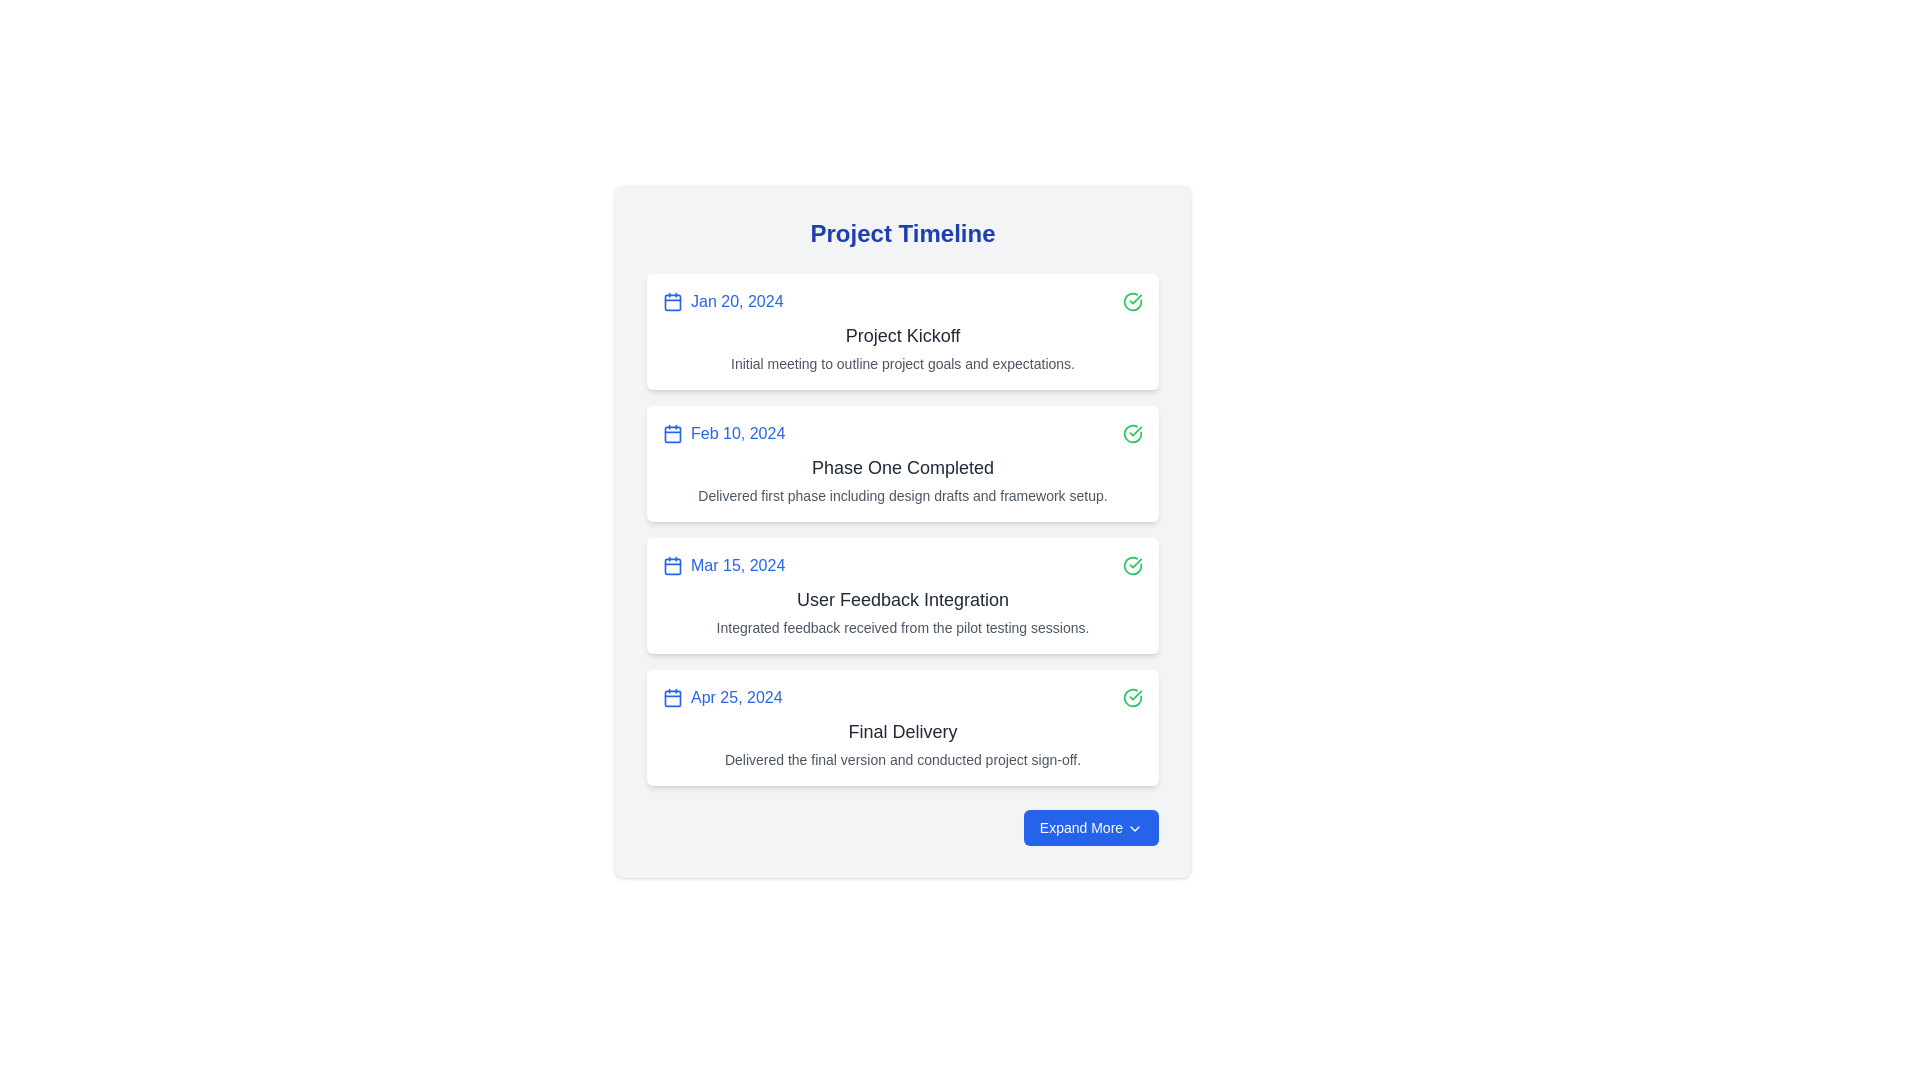  What do you see at coordinates (672, 433) in the screenshot?
I see `the calendar date icon located to the left of the date text 'Feb 10, 2024' in the second item of the timeline list` at bounding box center [672, 433].